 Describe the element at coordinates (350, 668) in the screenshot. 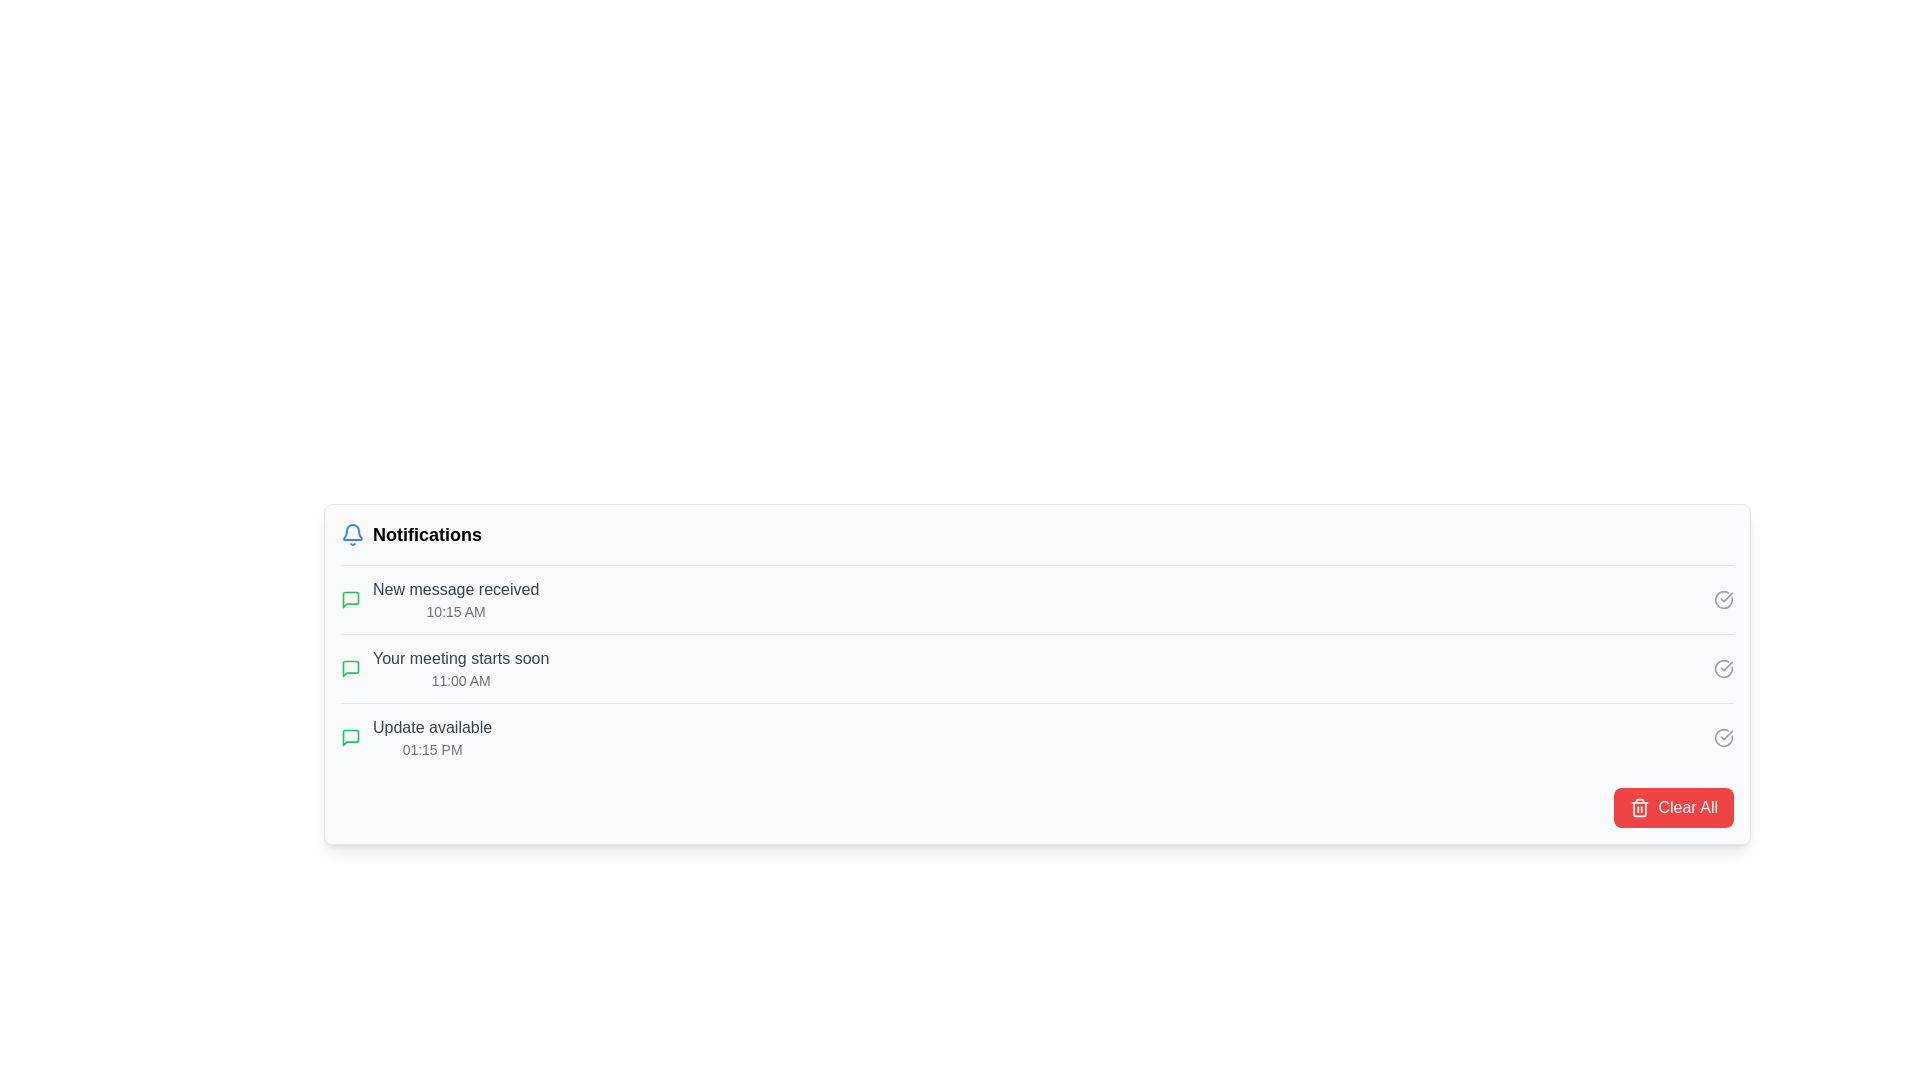

I see `the small square icon featuring a green speech bubble graphic, which is part of the notification interface next to the text 'Your meeting starts soon.'` at that location.